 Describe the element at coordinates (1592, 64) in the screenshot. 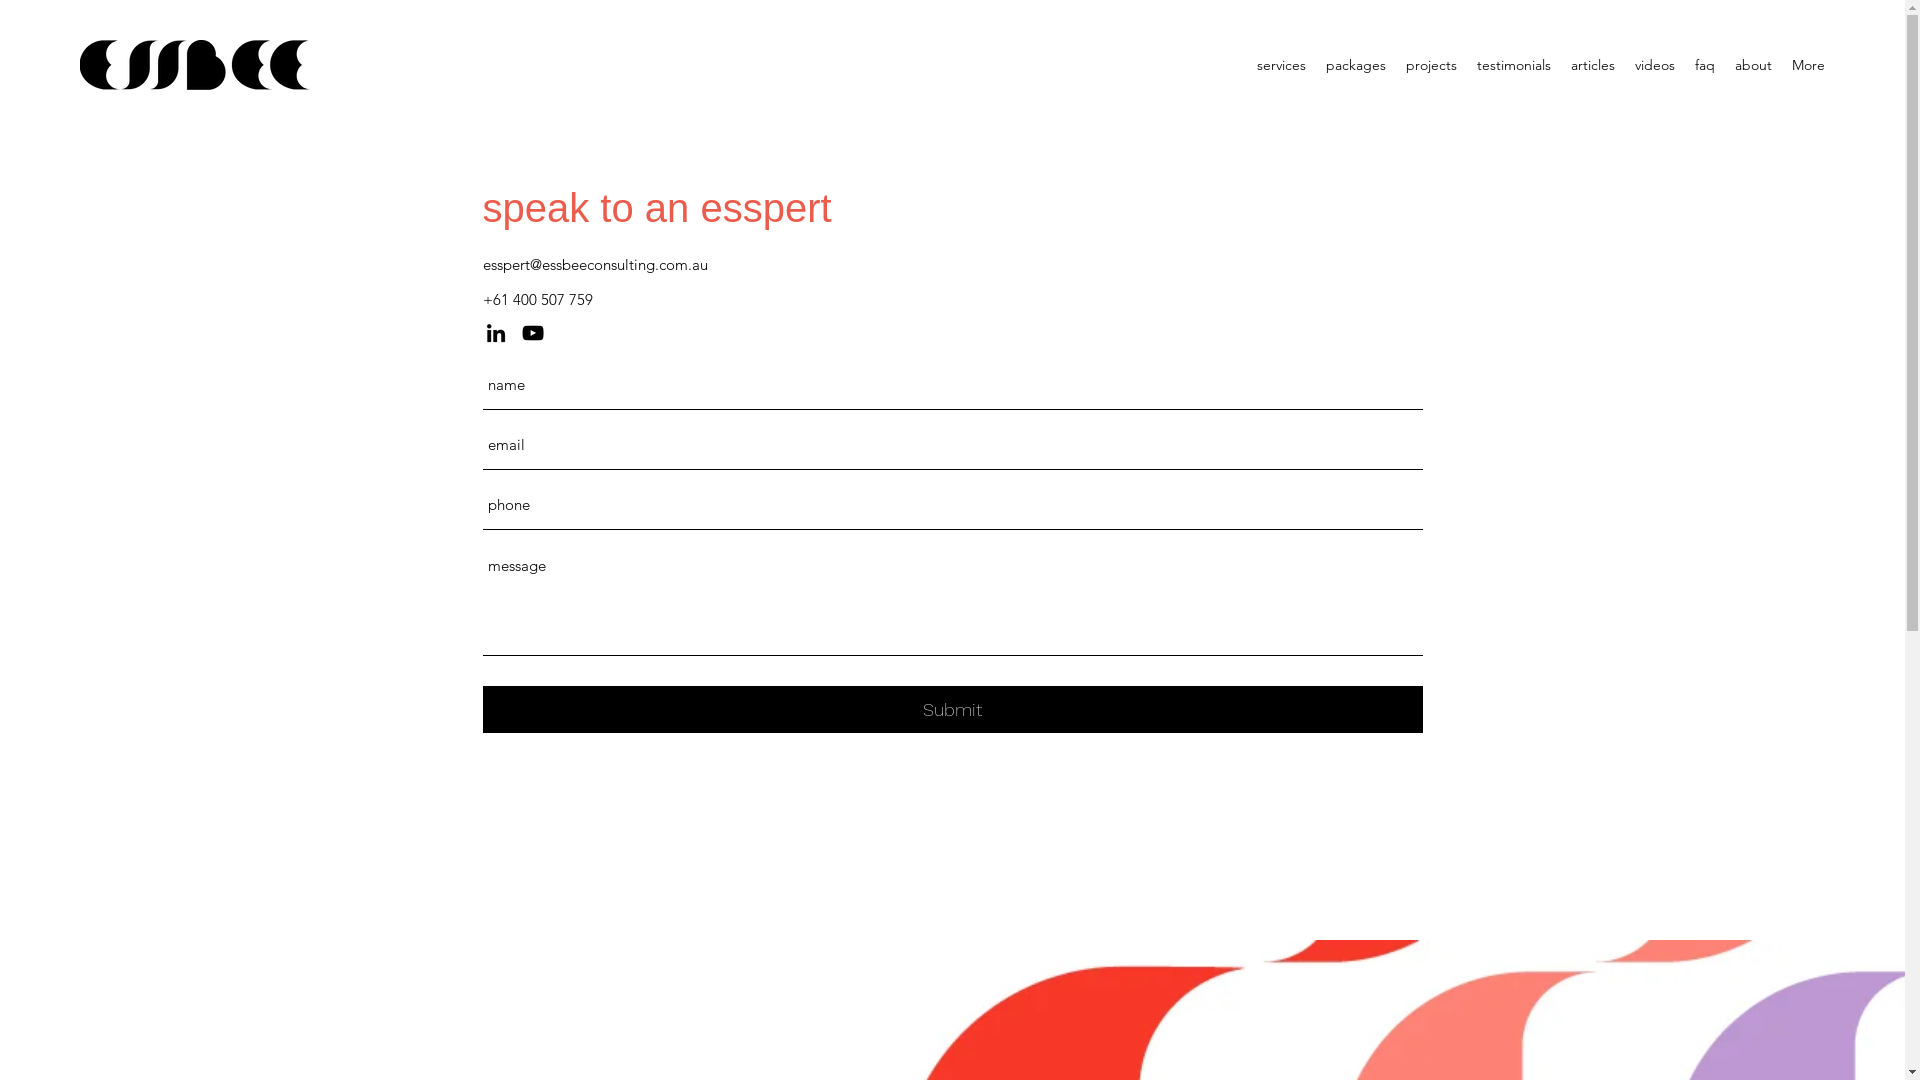

I see `'articles'` at that location.